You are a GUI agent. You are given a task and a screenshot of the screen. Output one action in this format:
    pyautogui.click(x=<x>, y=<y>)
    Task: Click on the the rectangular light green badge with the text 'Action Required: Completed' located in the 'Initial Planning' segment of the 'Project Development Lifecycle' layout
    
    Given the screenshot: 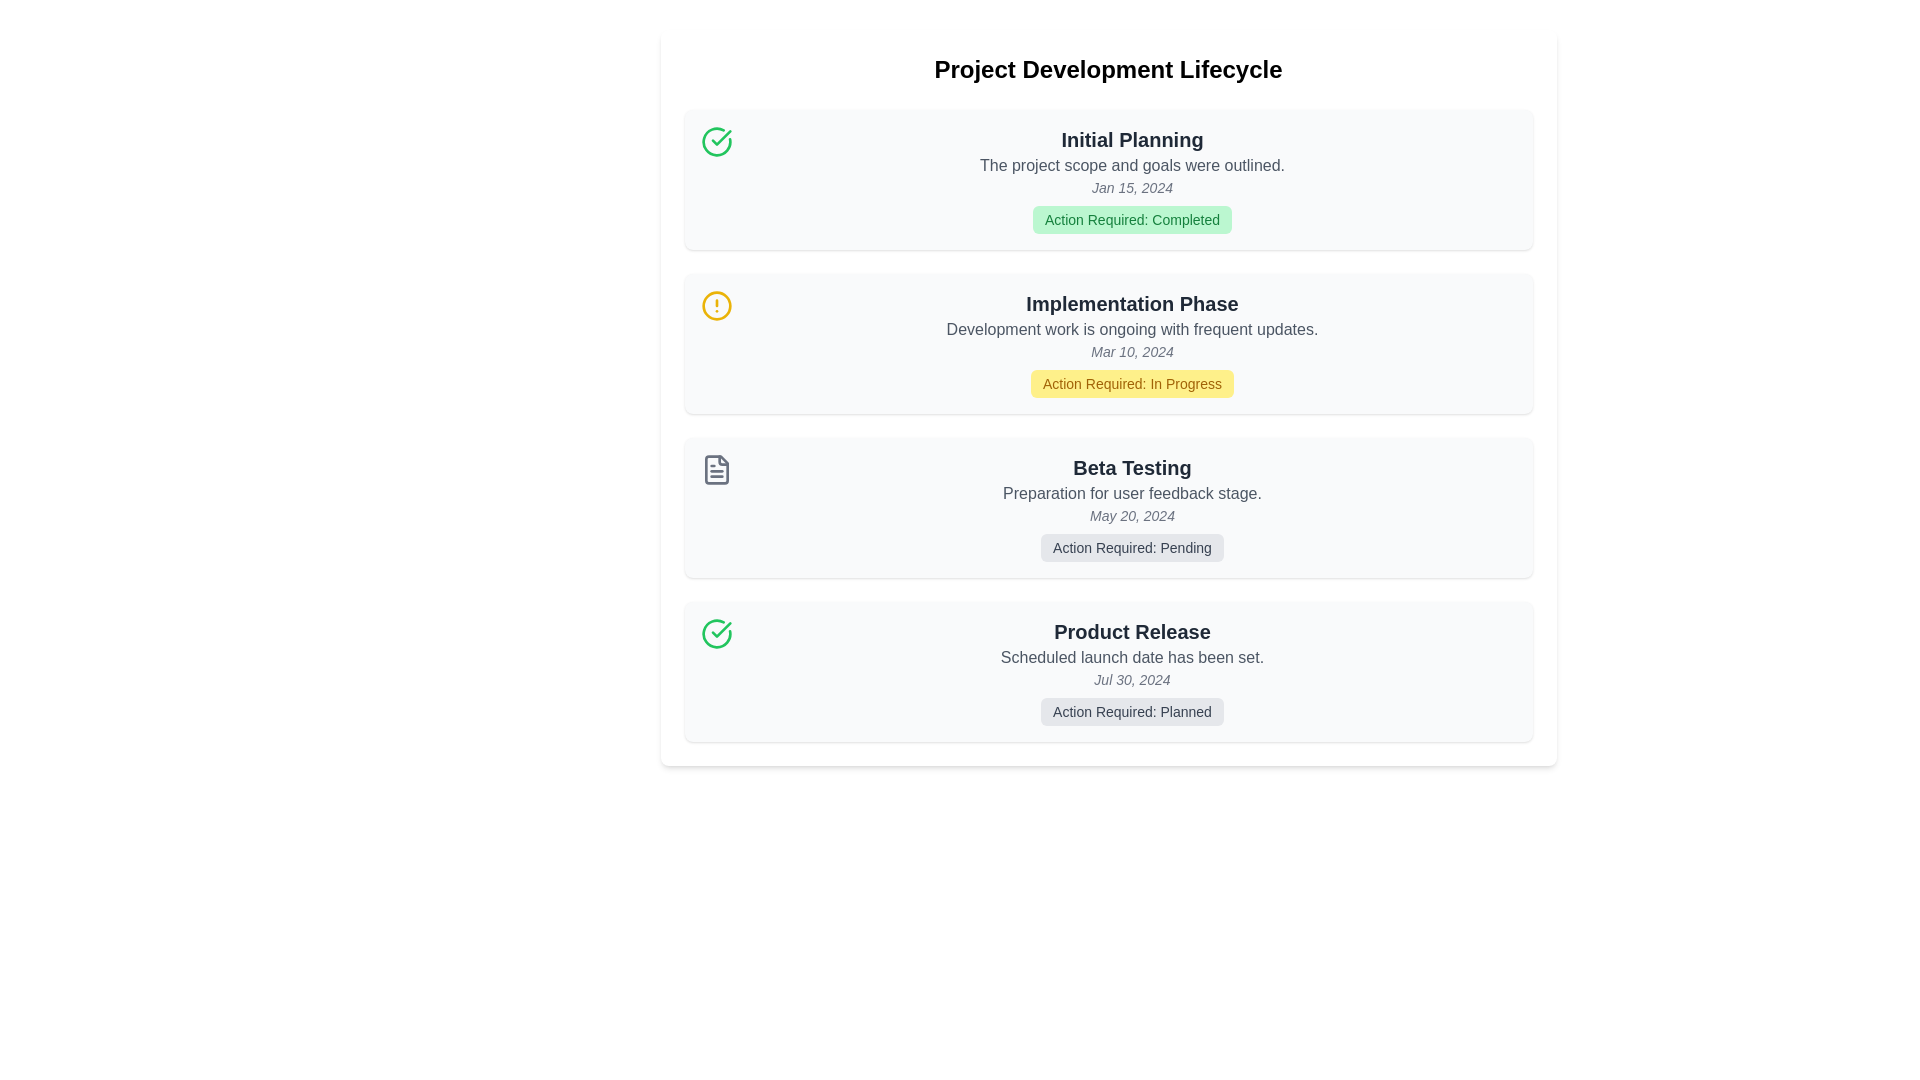 What is the action you would take?
    pyautogui.click(x=1132, y=219)
    